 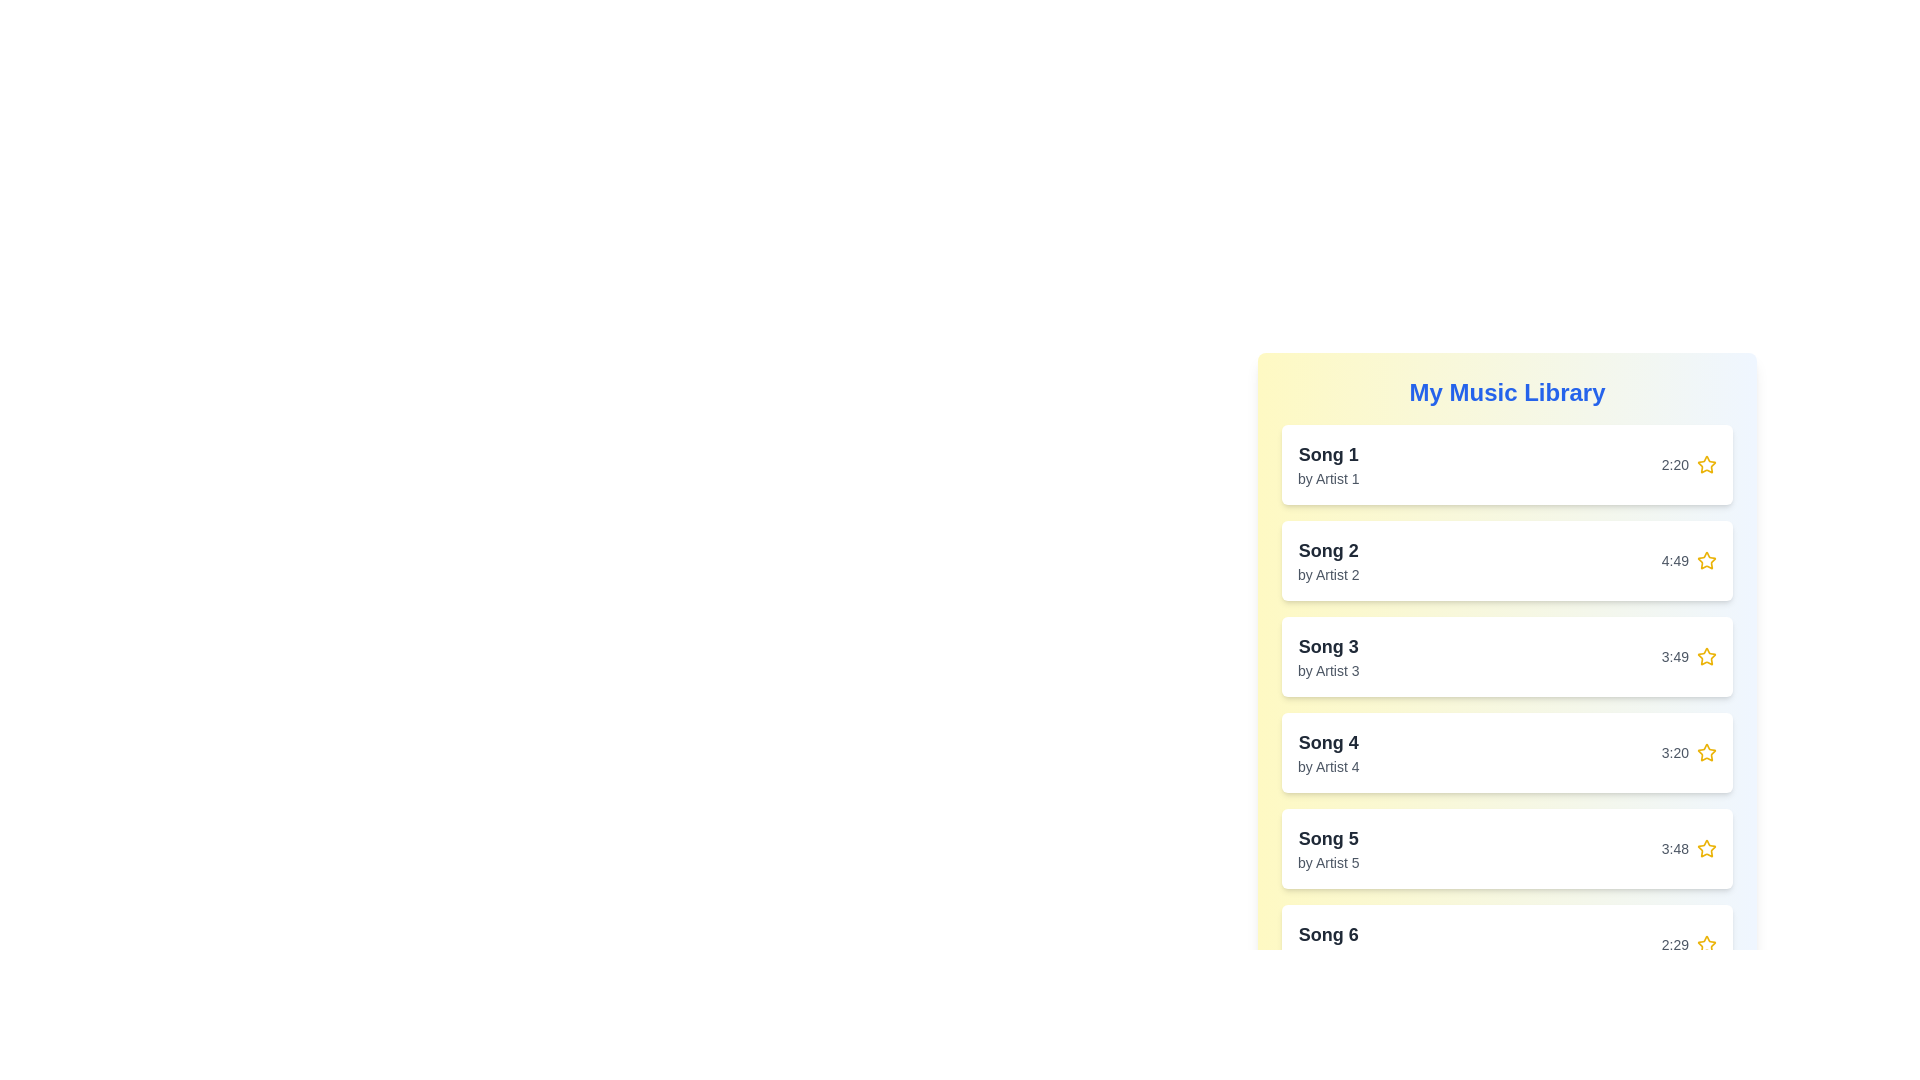 I want to click on the text label displaying the duration '2:29' of the song 'Song 6' located in the music library section, positioned to the right of the song details and aligned left to a star icon, so click(x=1675, y=945).